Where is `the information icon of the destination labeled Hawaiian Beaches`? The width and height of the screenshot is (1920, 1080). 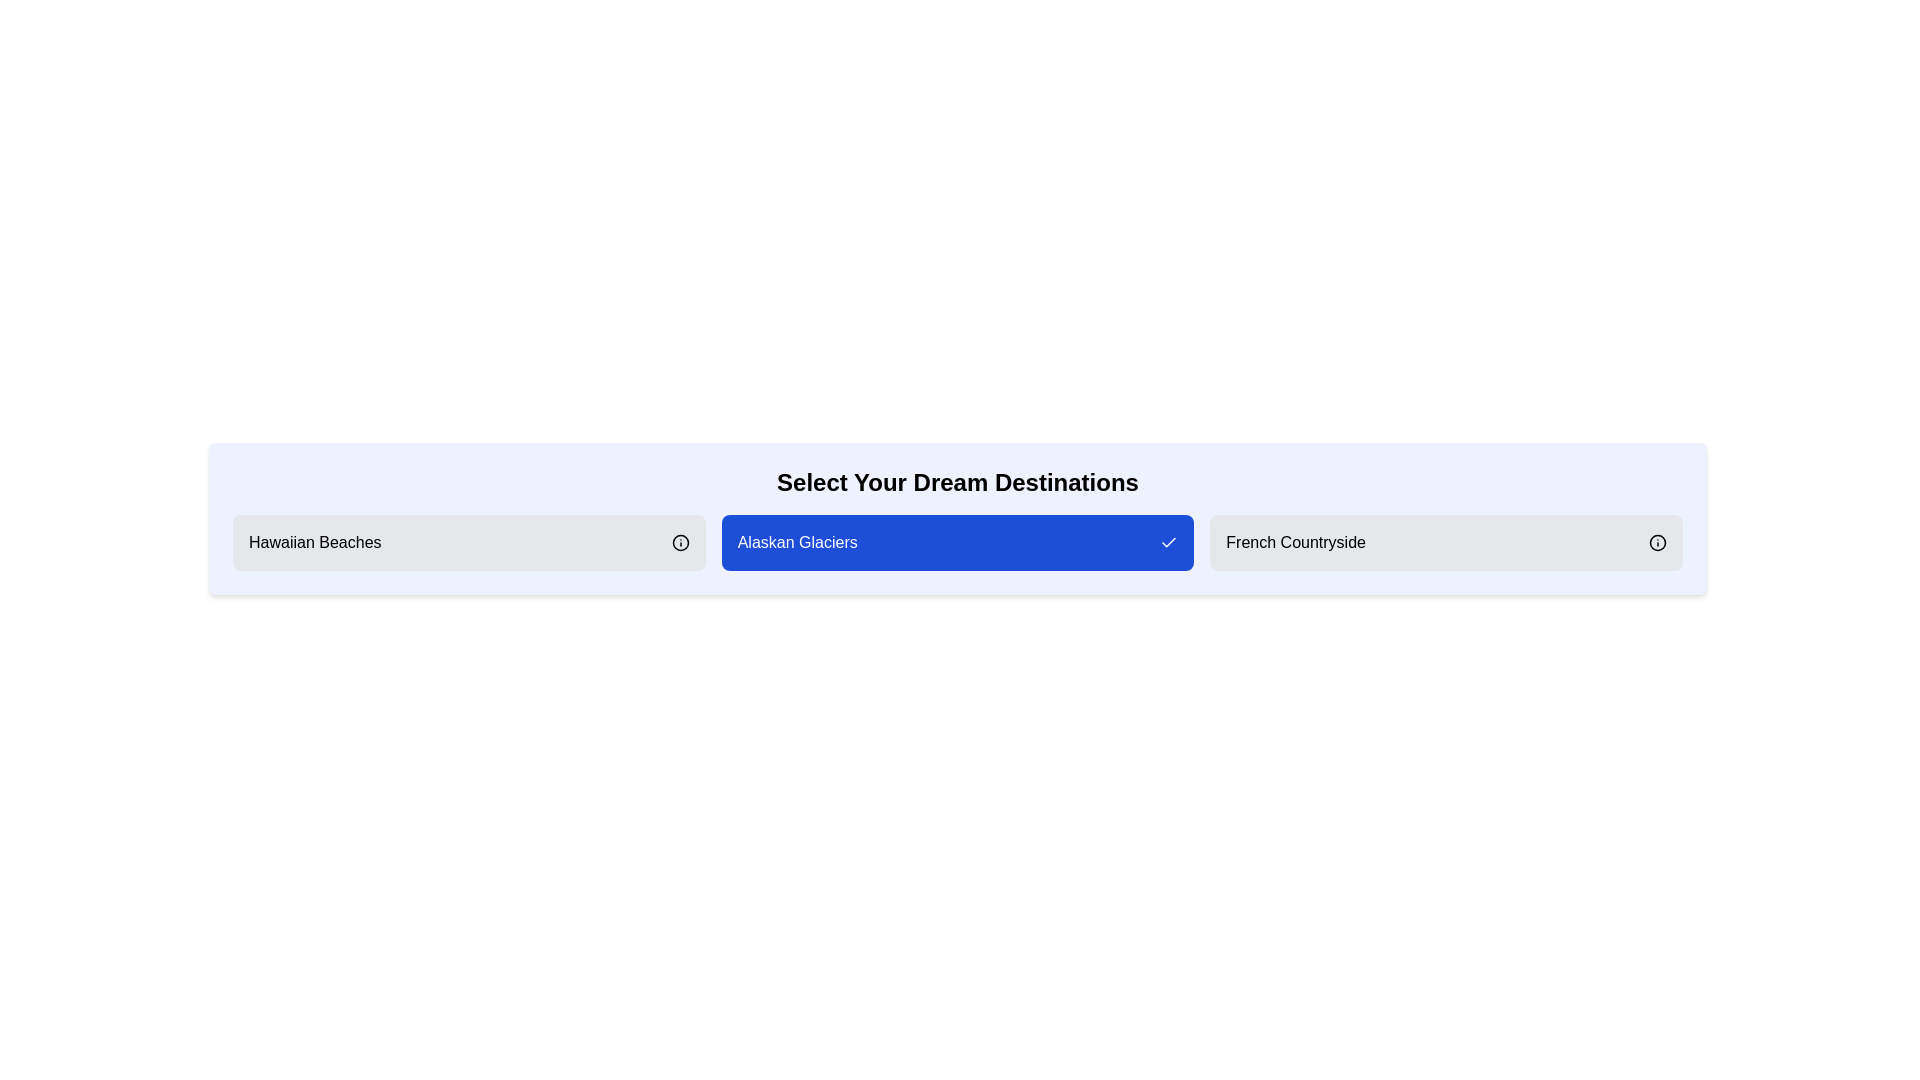
the information icon of the destination labeled Hawaiian Beaches is located at coordinates (680, 543).